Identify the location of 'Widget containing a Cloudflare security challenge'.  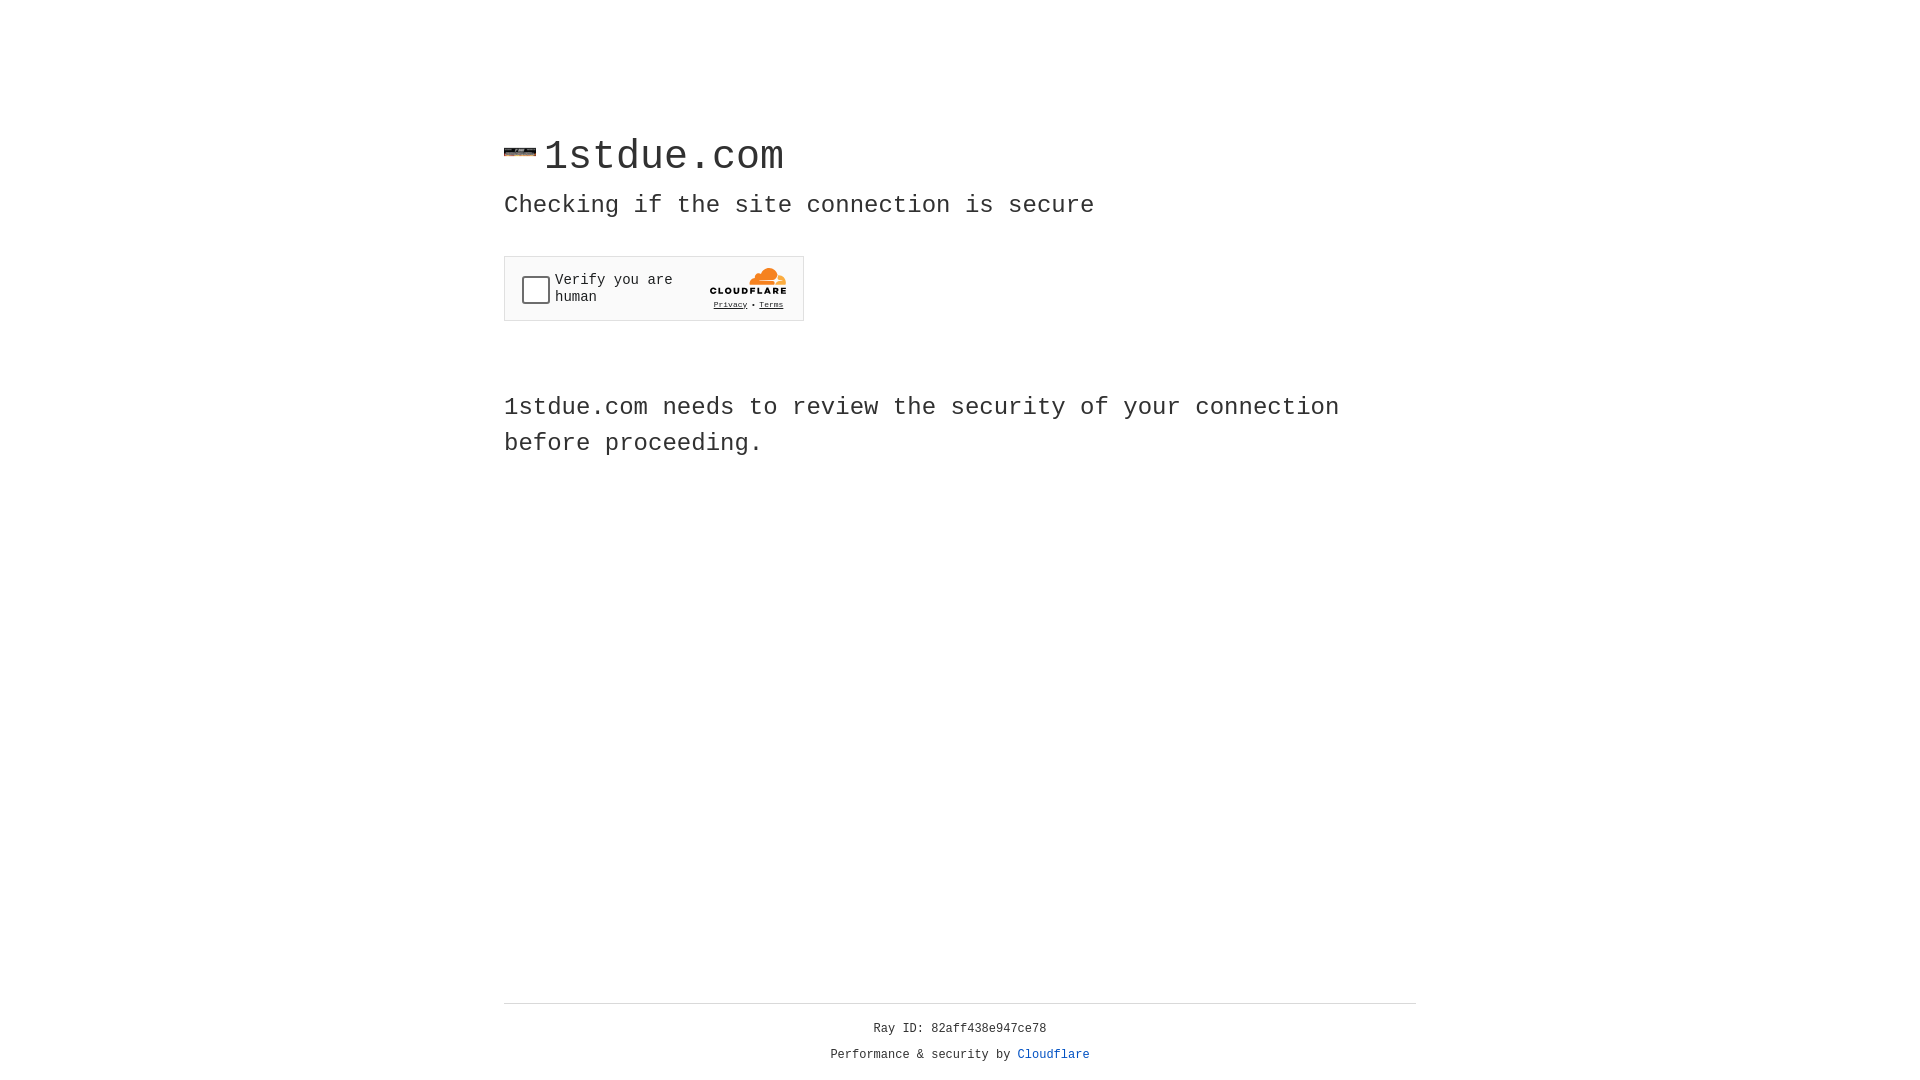
(653, 288).